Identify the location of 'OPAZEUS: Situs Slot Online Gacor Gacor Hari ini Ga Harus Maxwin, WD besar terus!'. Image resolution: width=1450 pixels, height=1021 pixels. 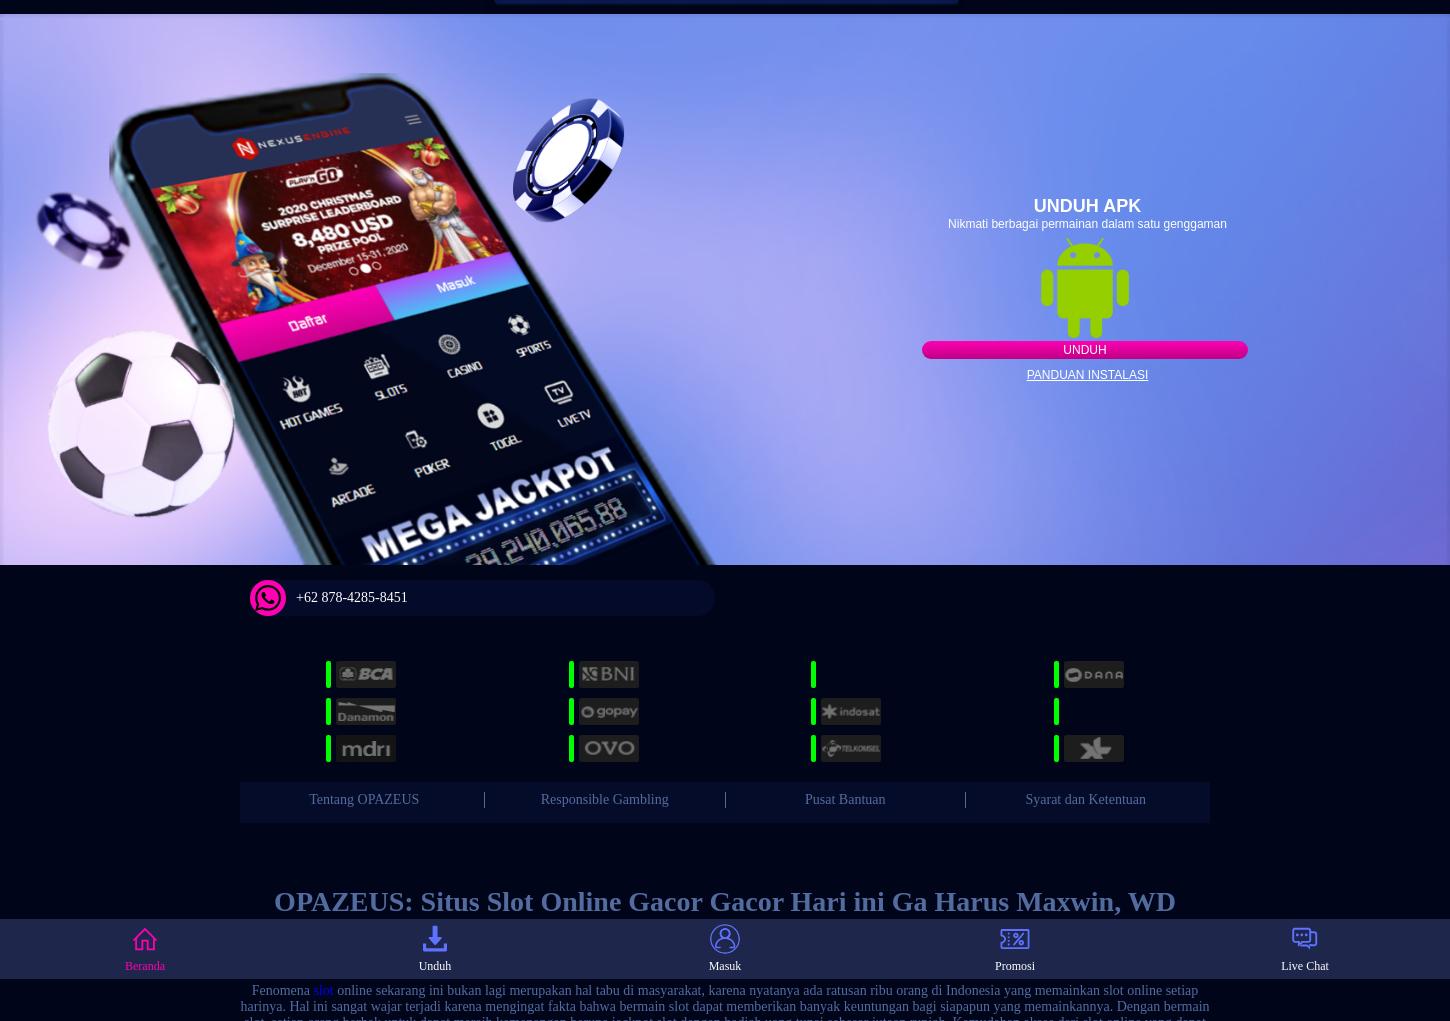
(723, 917).